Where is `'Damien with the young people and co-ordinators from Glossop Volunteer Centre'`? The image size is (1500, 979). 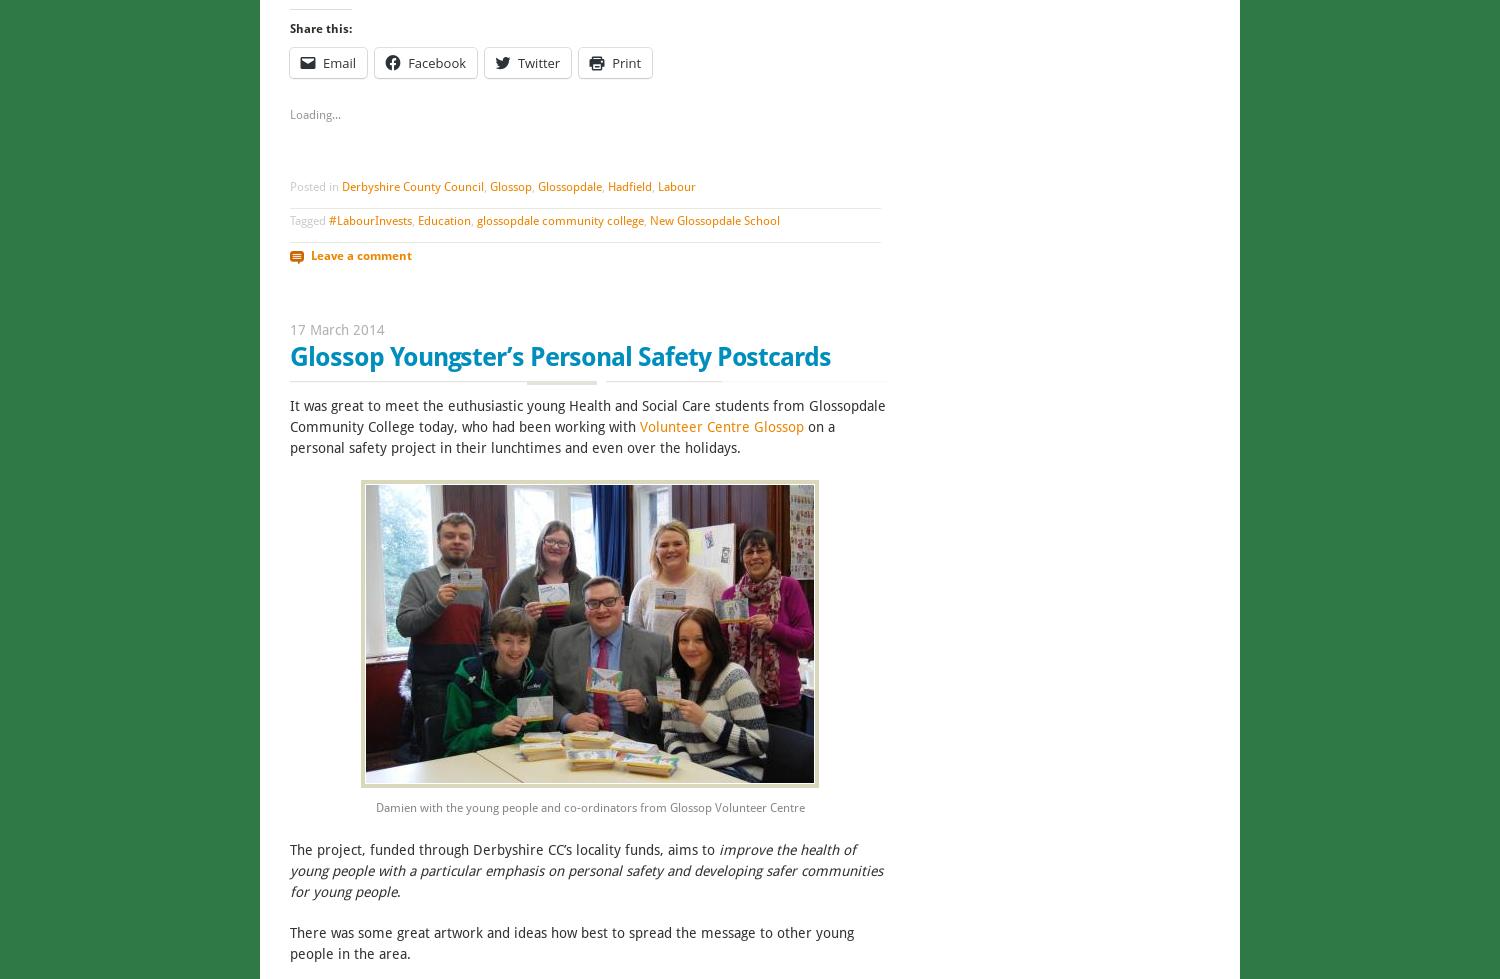
'Damien with the young people and co-ordinators from Glossop Volunteer Centre' is located at coordinates (588, 805).